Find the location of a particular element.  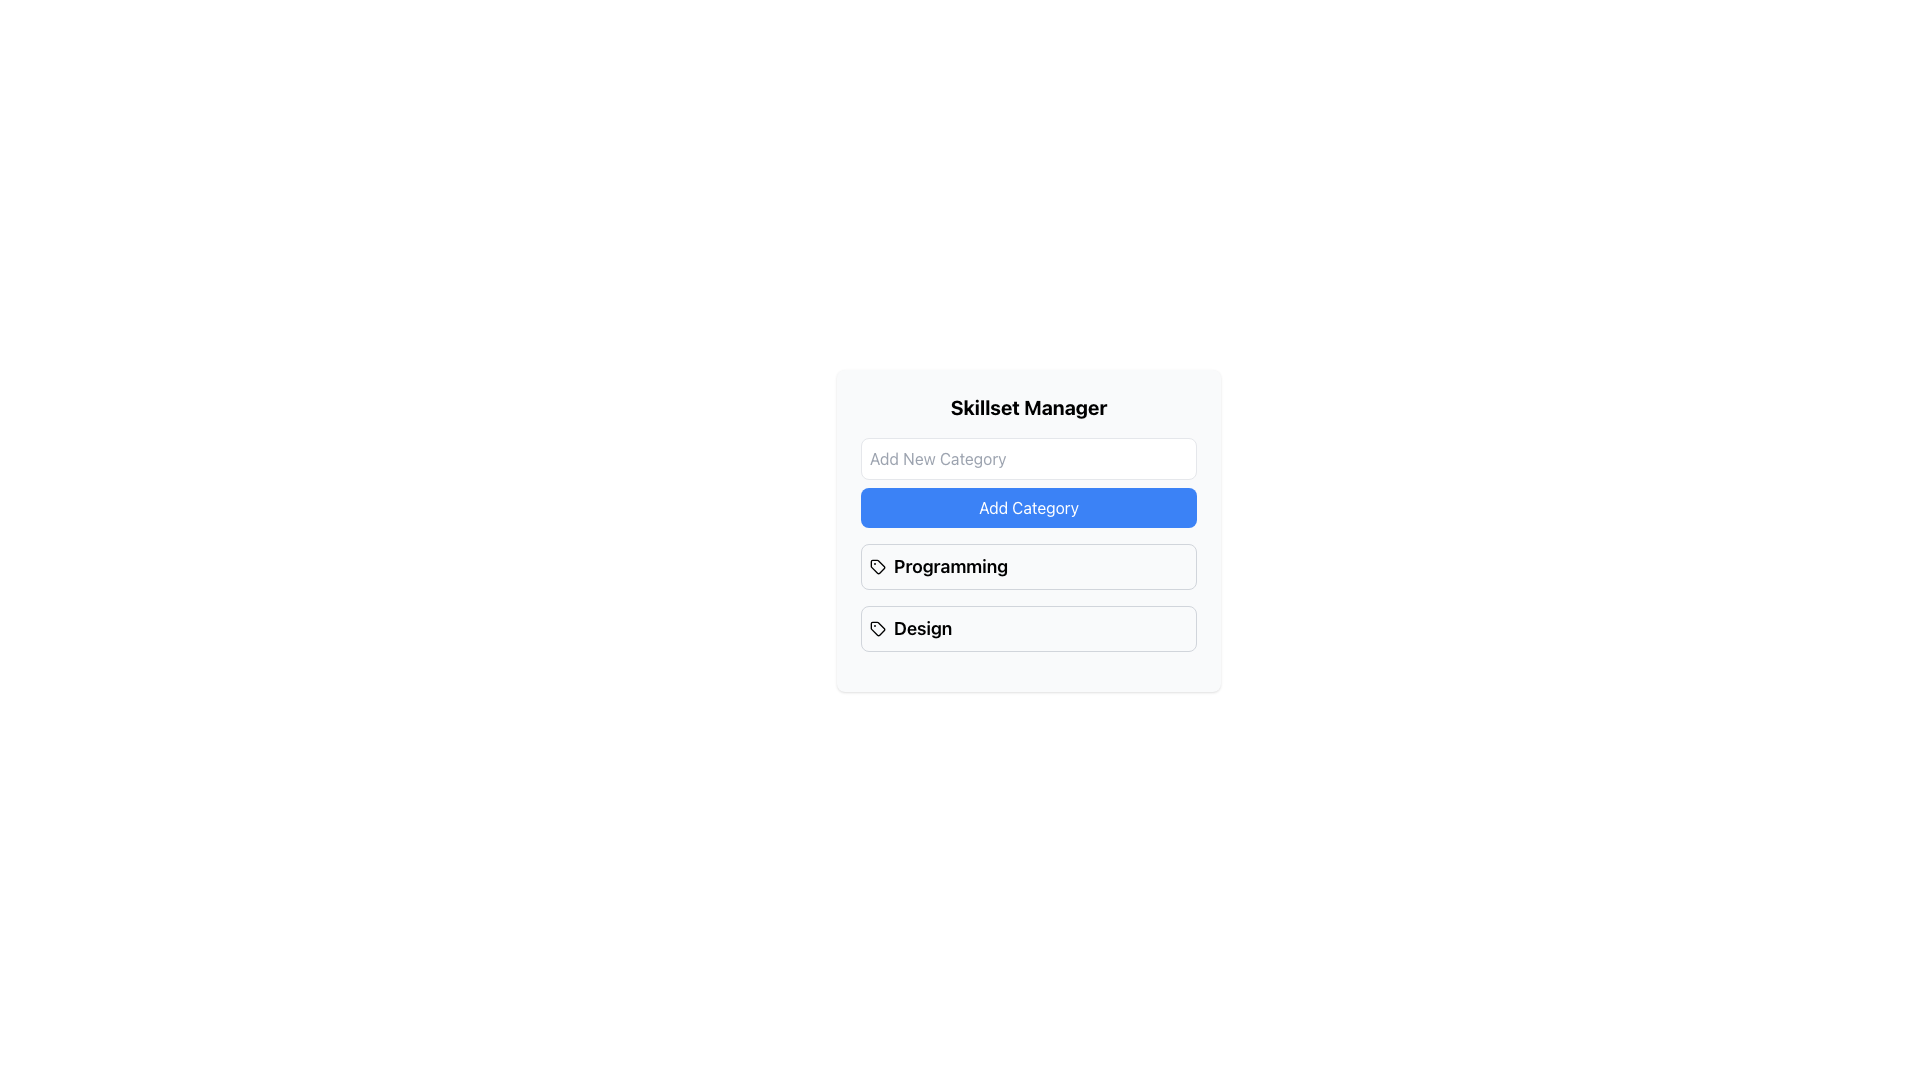

the Programming icon located to the left of the text in the Skillset Manager card is located at coordinates (878, 567).